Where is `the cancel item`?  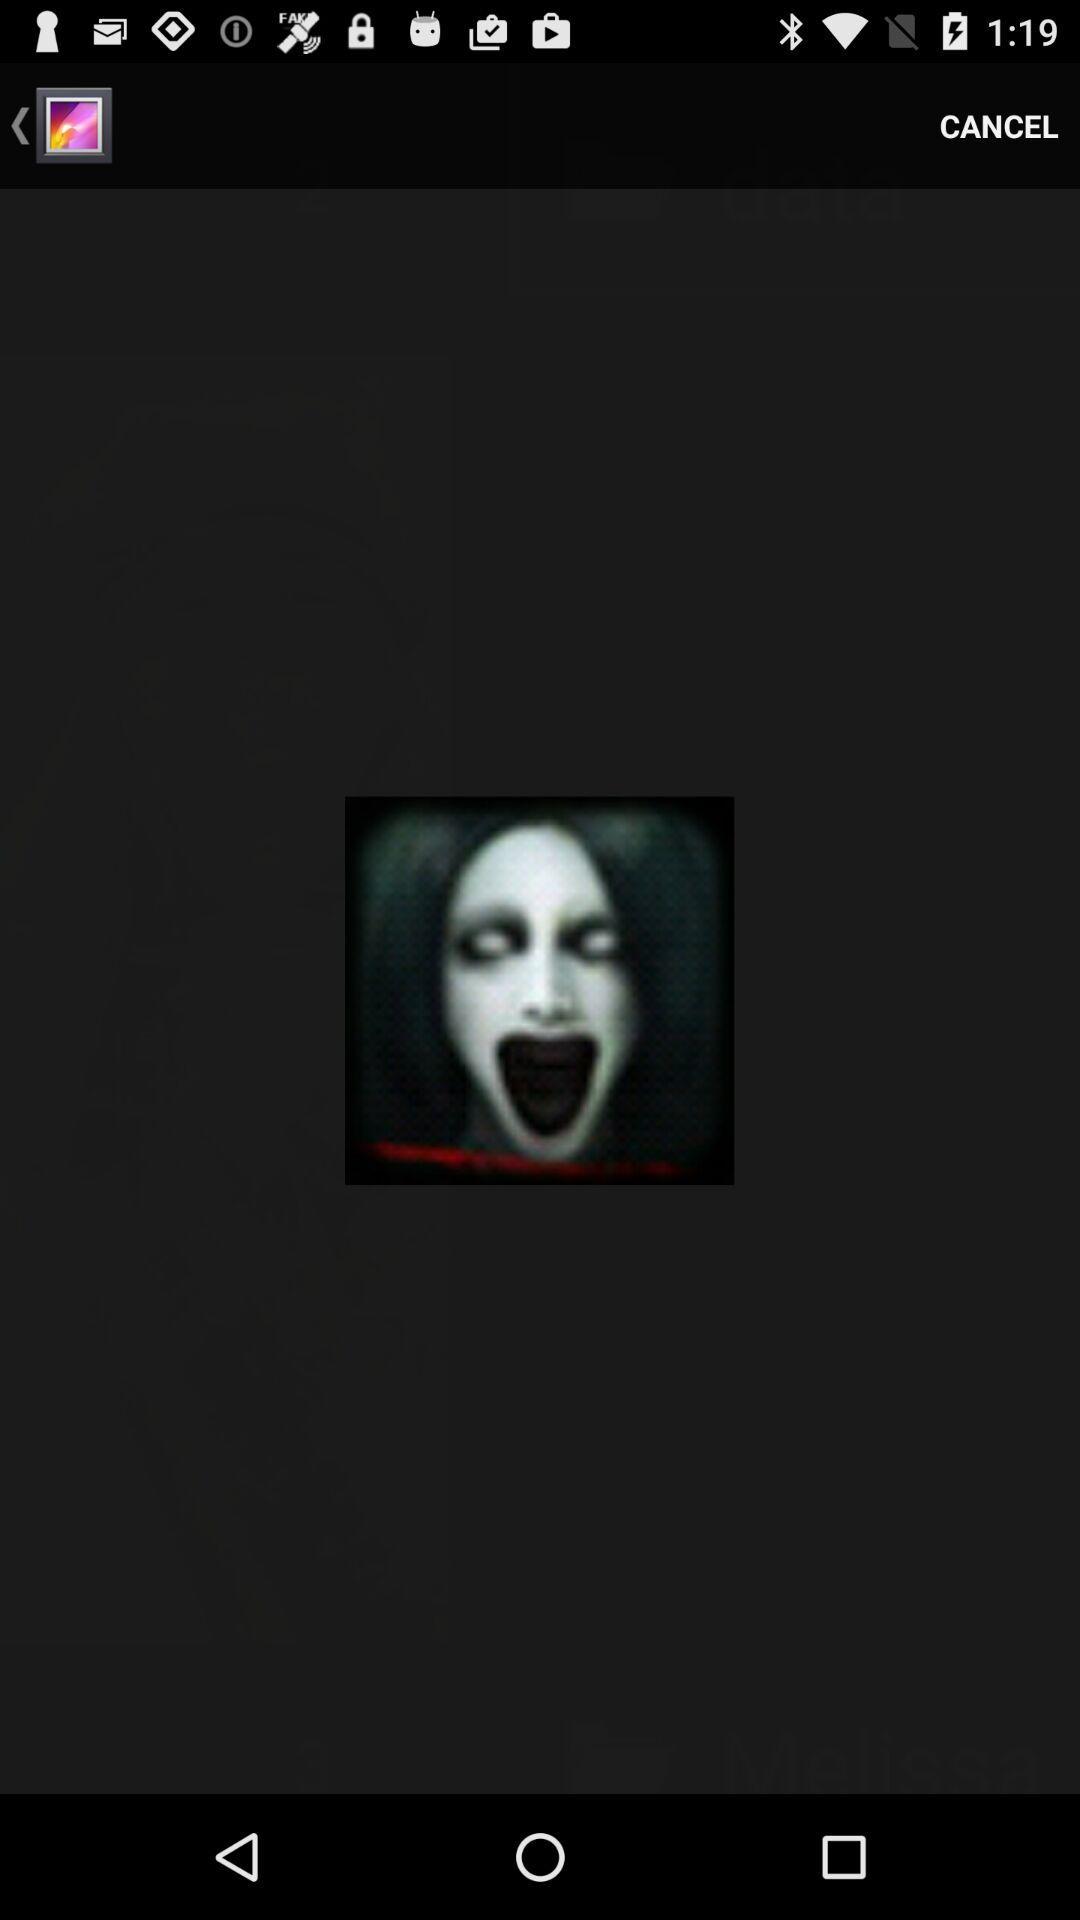 the cancel item is located at coordinates (999, 124).